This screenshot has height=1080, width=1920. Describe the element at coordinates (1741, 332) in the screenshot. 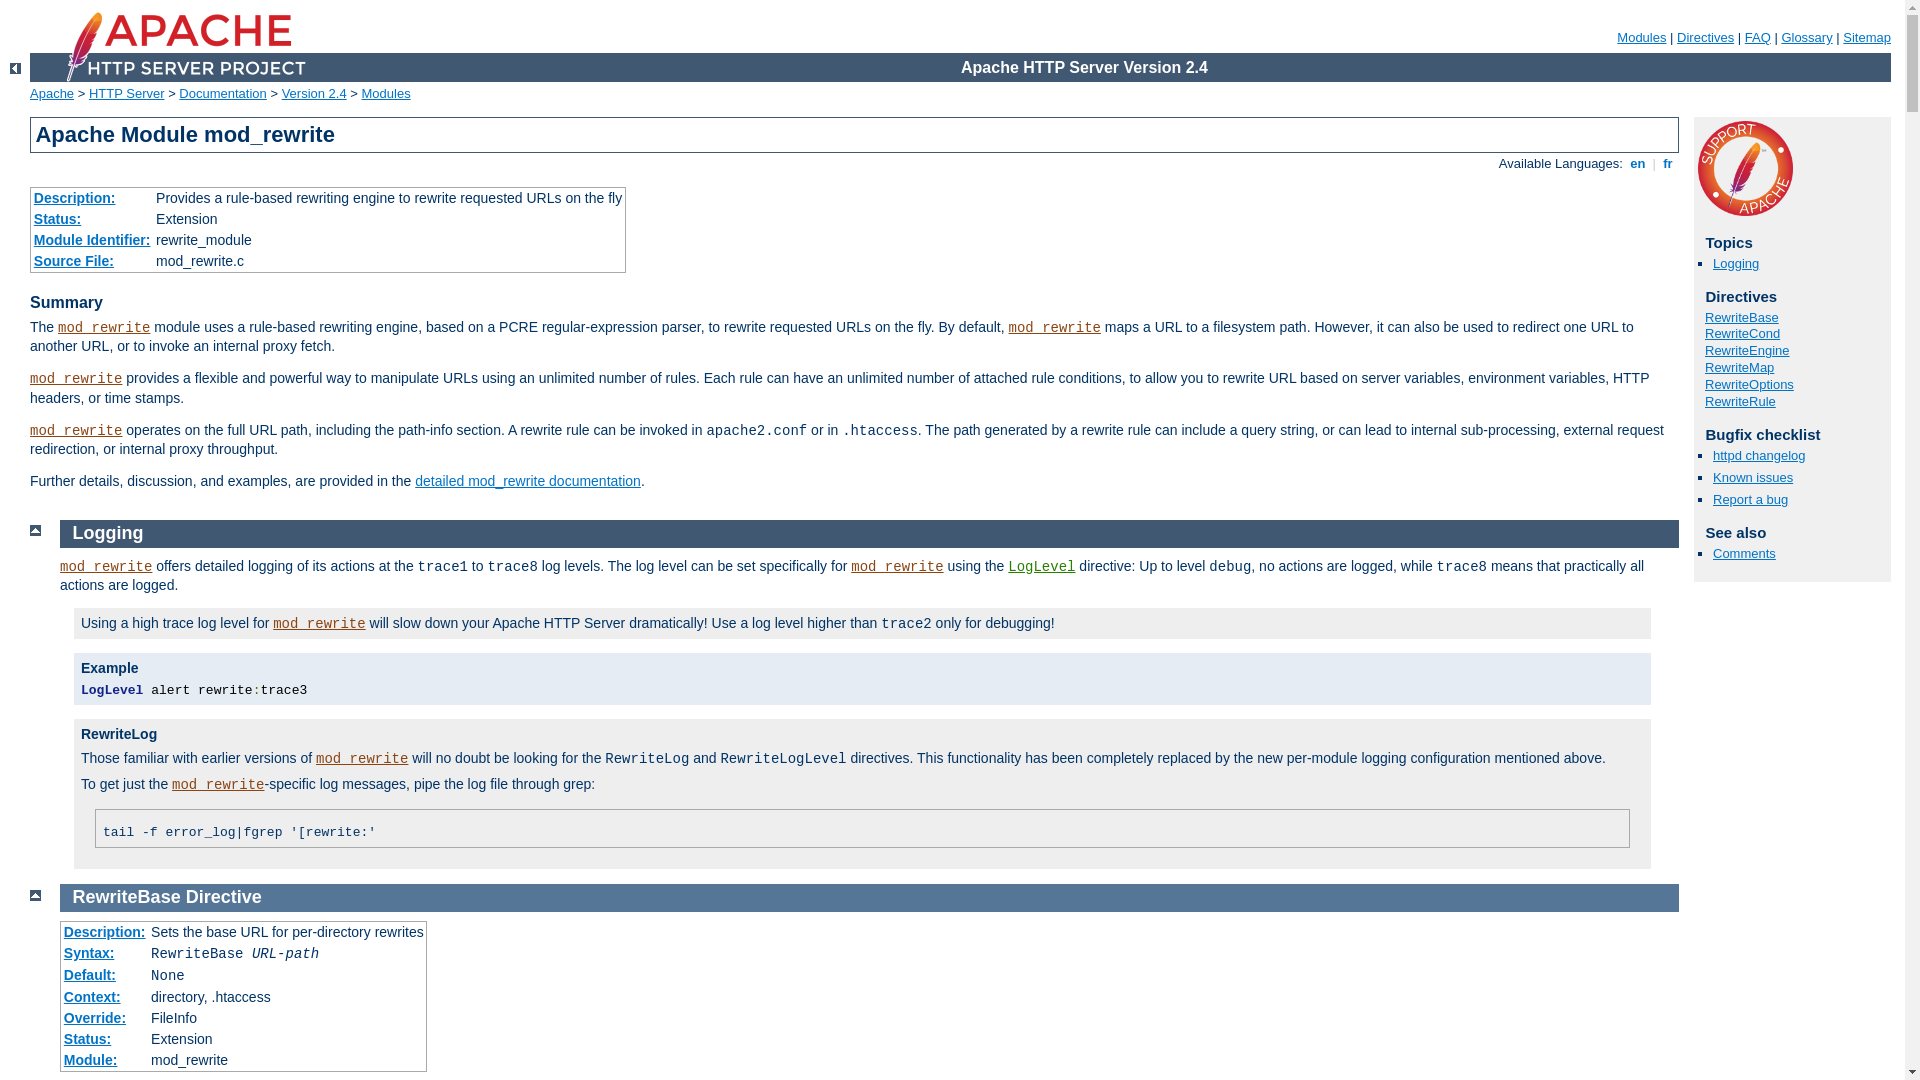

I see `'RewriteCond'` at that location.